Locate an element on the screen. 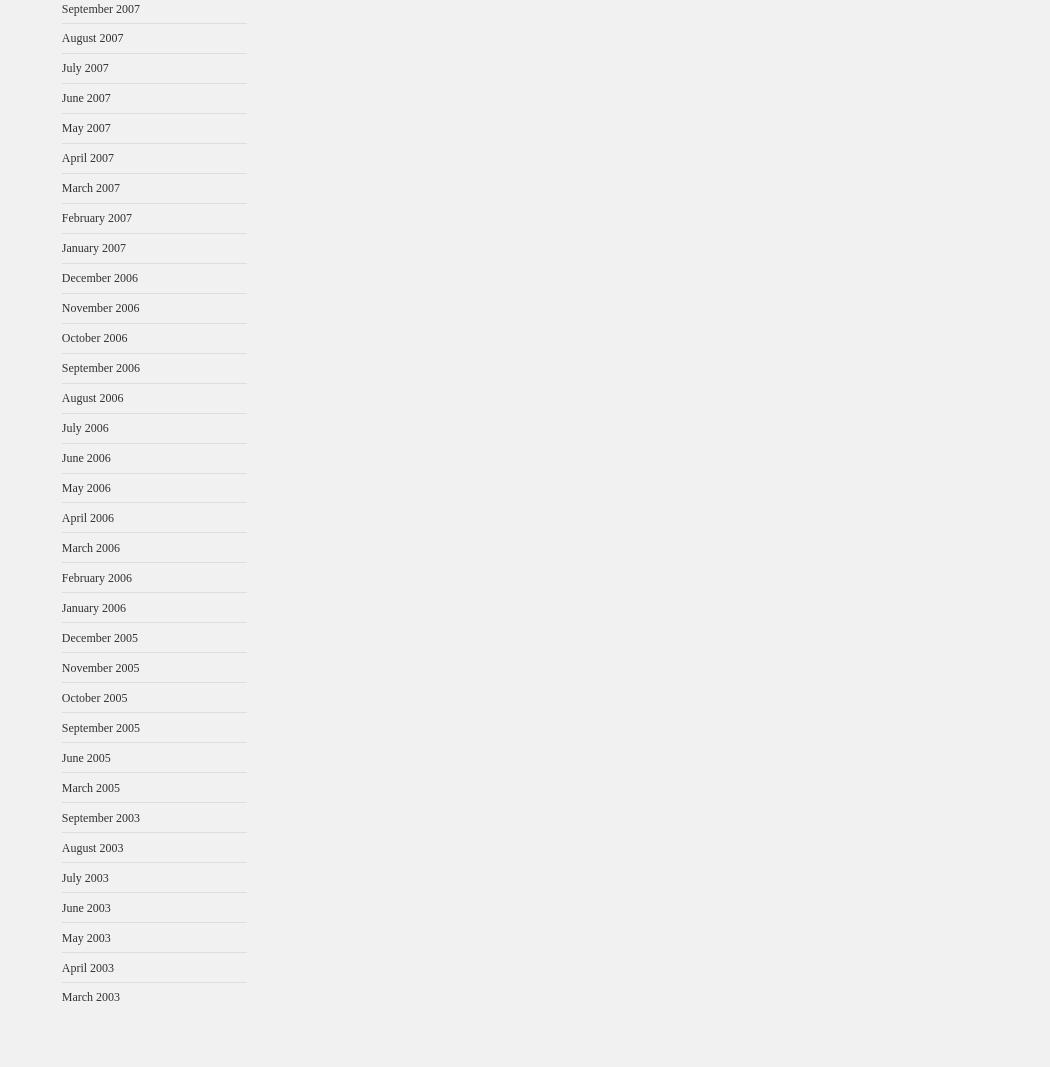 Image resolution: width=1050 pixels, height=1067 pixels. 'March 2005' is located at coordinates (60, 786).